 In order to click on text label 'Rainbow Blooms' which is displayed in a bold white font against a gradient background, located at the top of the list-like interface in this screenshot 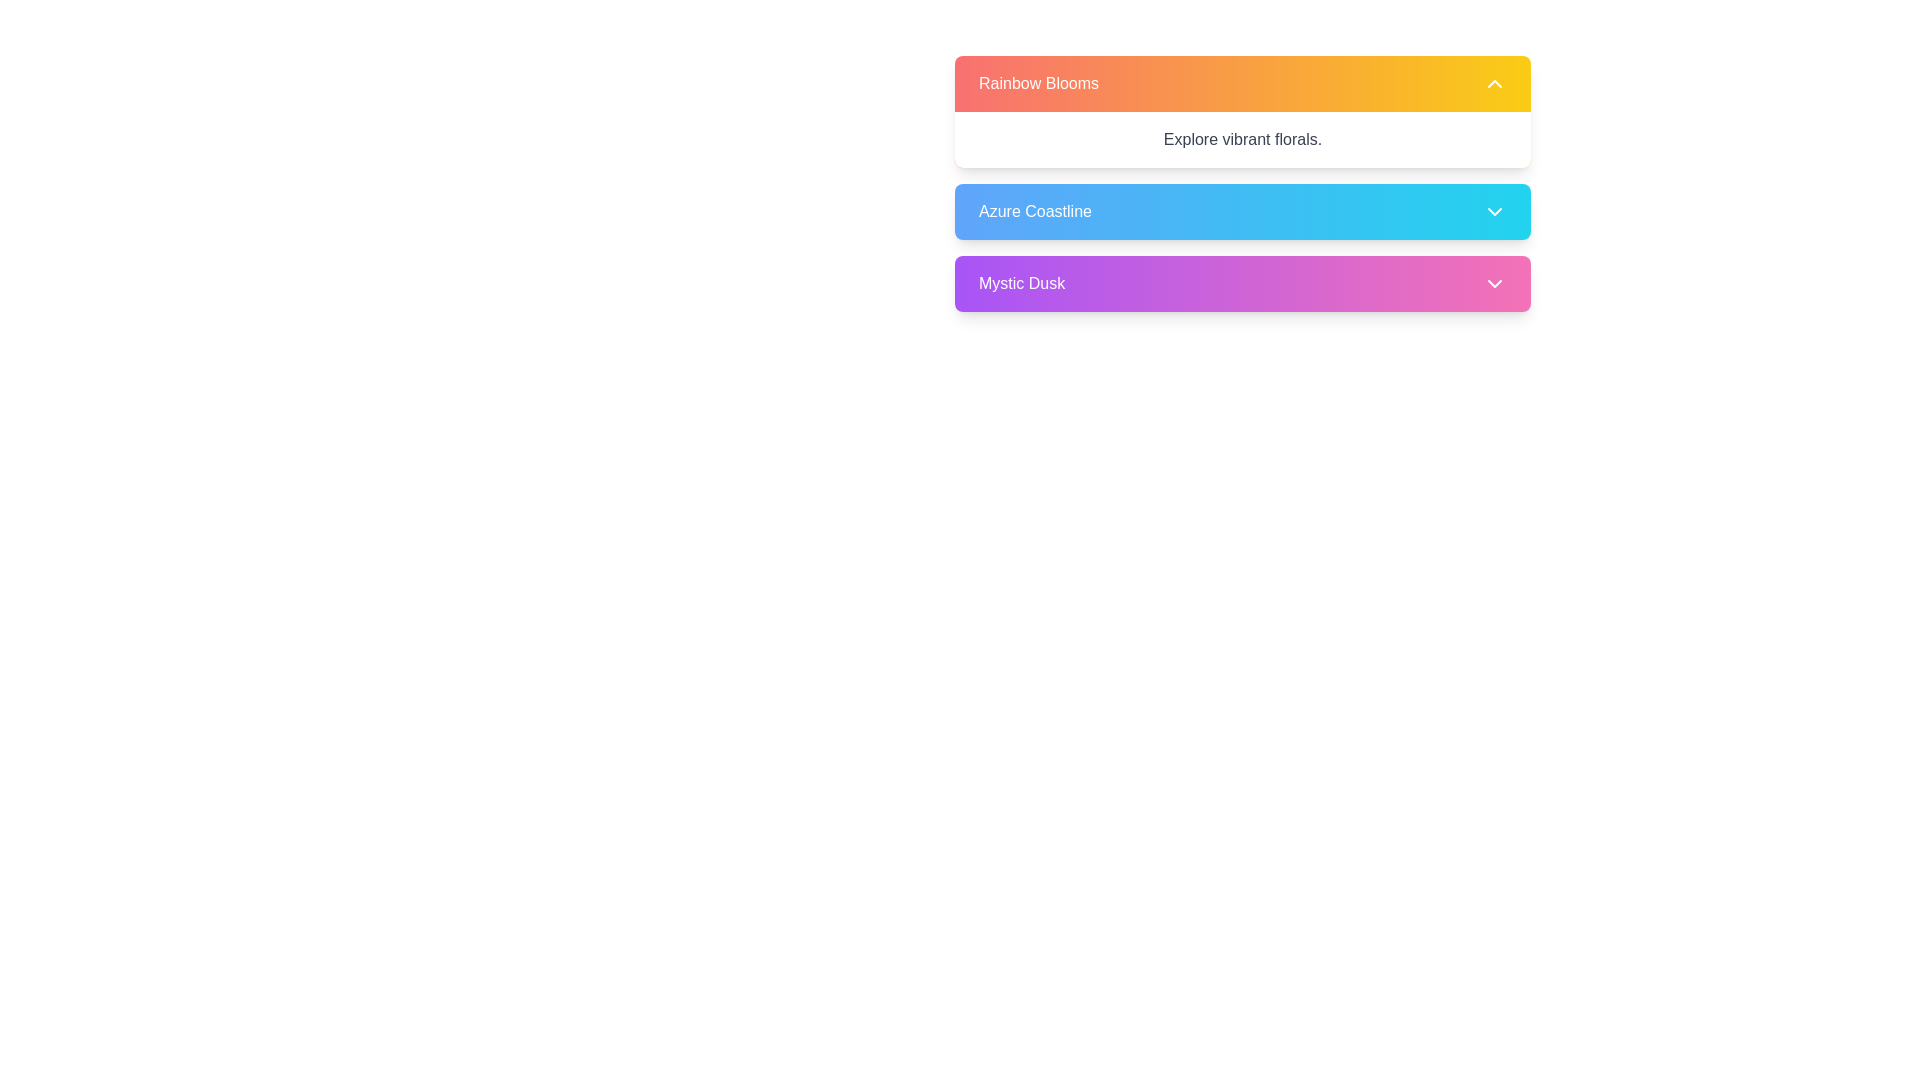, I will do `click(1039, 83)`.